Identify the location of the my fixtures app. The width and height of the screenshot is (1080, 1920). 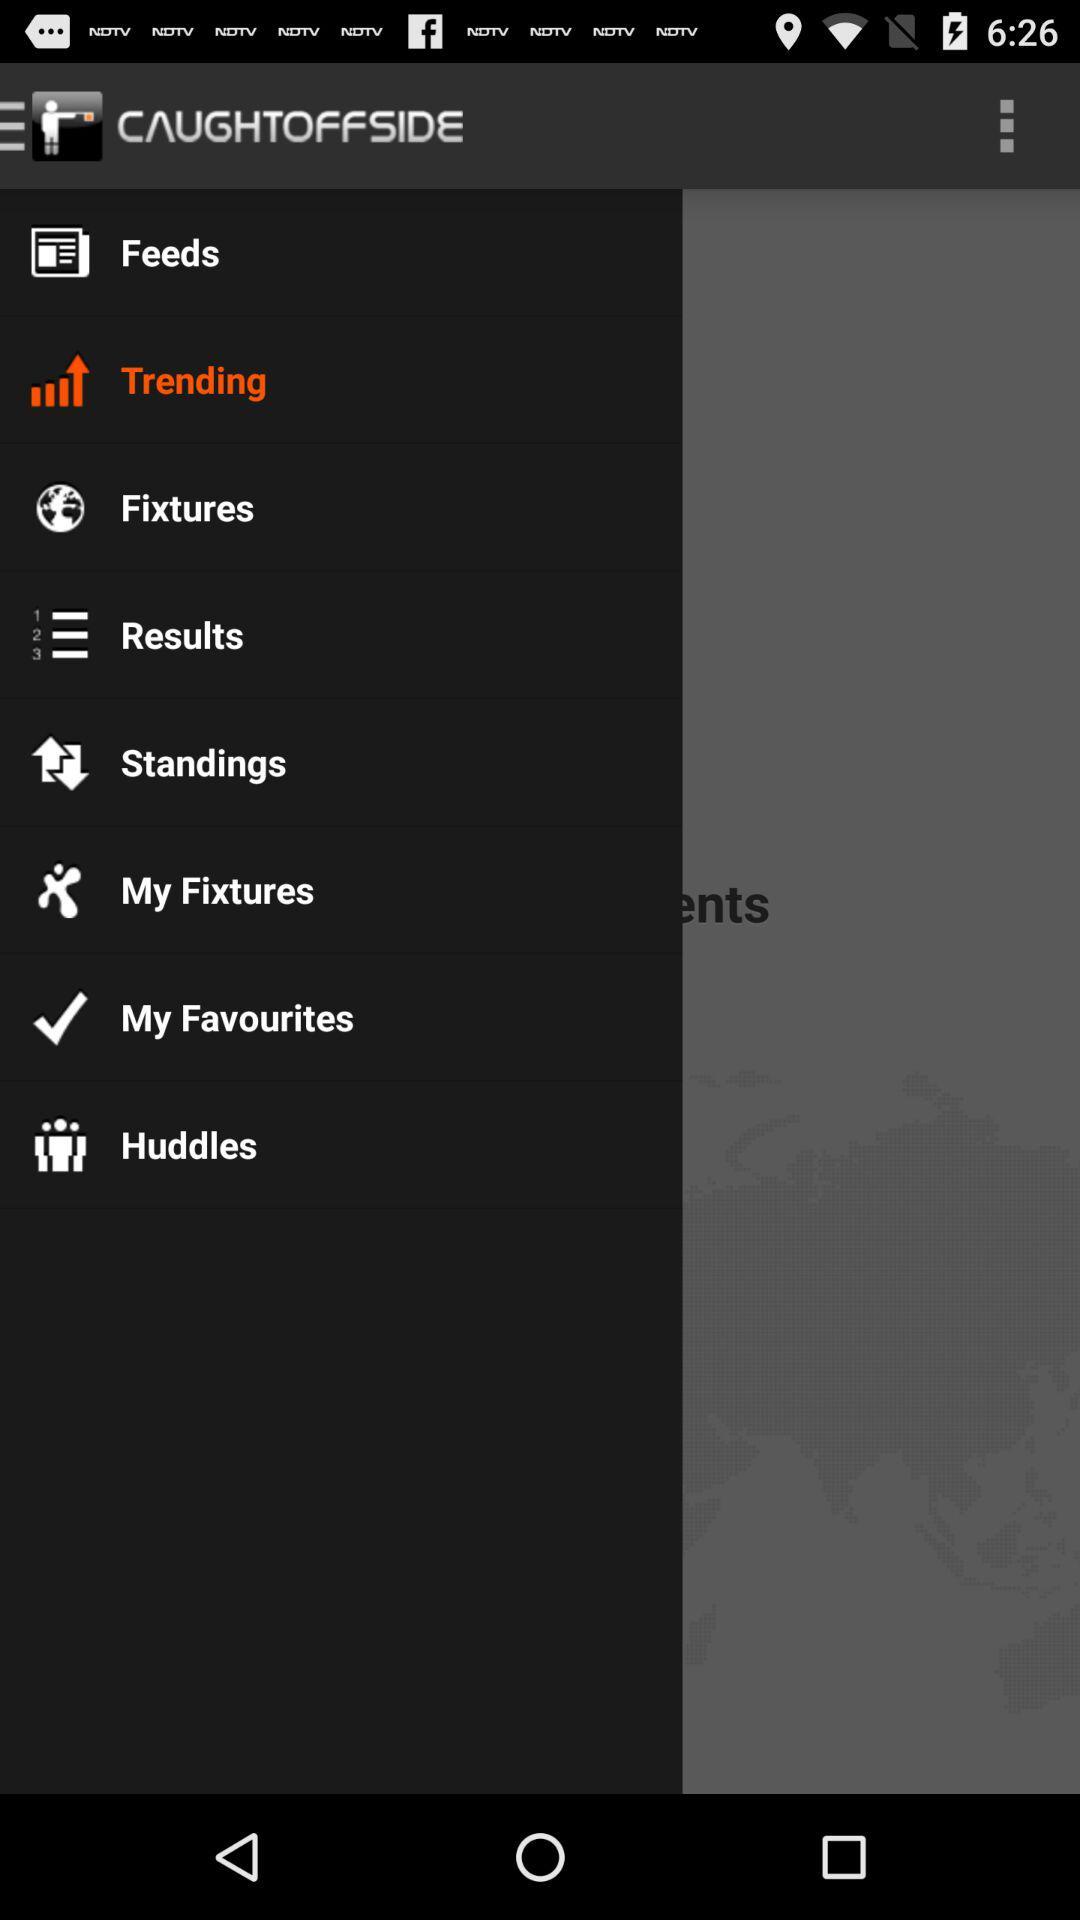
(201, 888).